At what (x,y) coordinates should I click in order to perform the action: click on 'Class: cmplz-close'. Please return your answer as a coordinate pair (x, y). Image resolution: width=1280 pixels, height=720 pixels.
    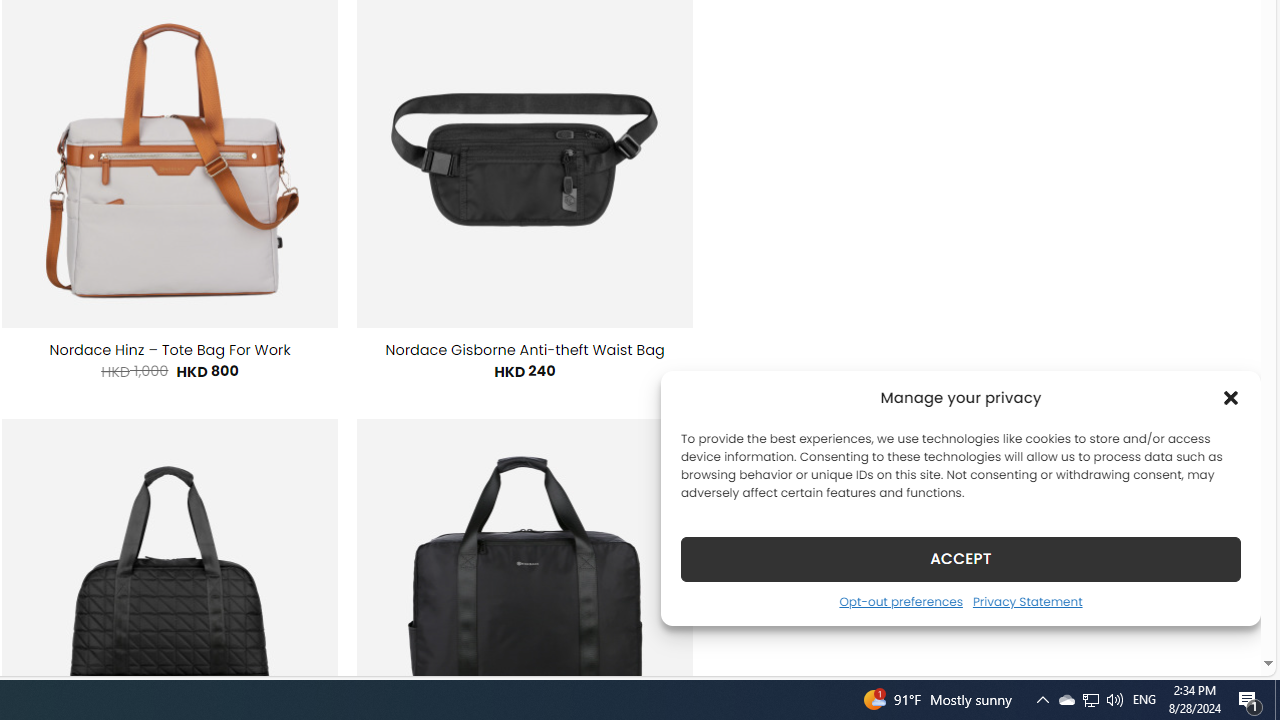
    Looking at the image, I should click on (1230, 397).